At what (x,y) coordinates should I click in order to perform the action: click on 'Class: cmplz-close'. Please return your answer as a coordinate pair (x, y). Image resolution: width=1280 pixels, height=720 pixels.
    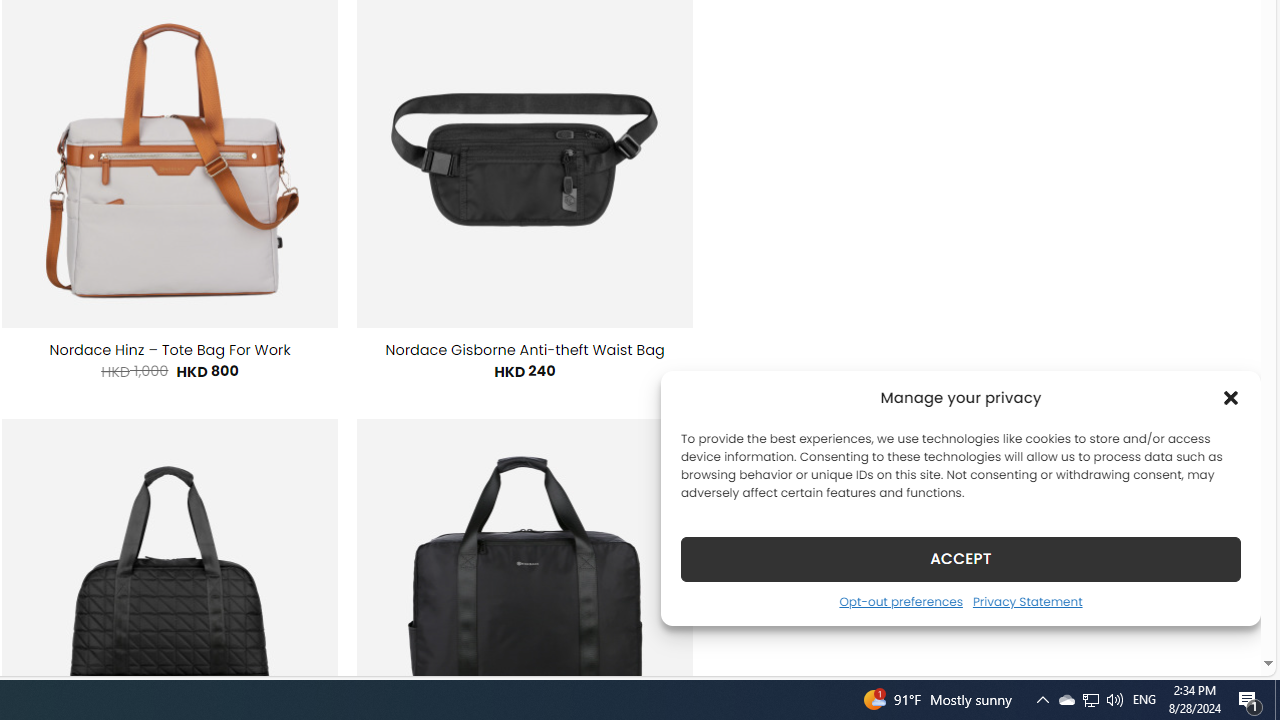
    Looking at the image, I should click on (1230, 397).